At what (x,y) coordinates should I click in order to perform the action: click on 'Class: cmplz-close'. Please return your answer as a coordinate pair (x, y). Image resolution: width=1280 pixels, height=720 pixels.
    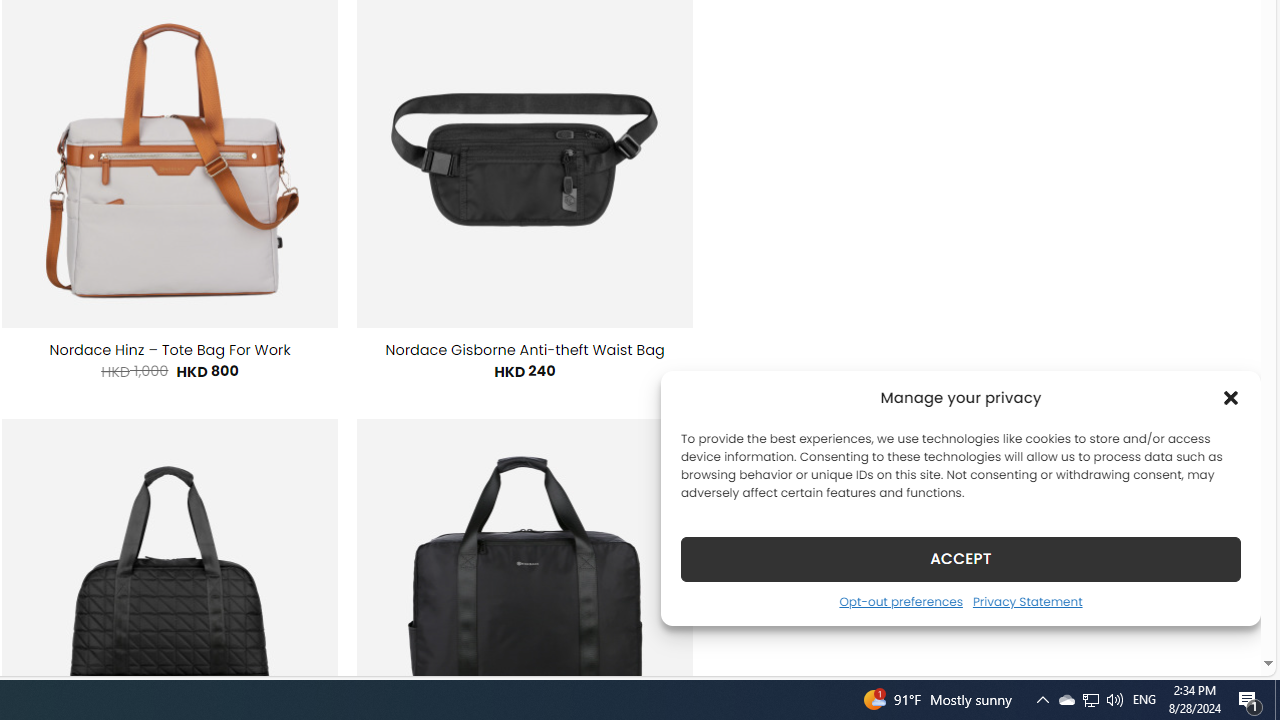
    Looking at the image, I should click on (1230, 397).